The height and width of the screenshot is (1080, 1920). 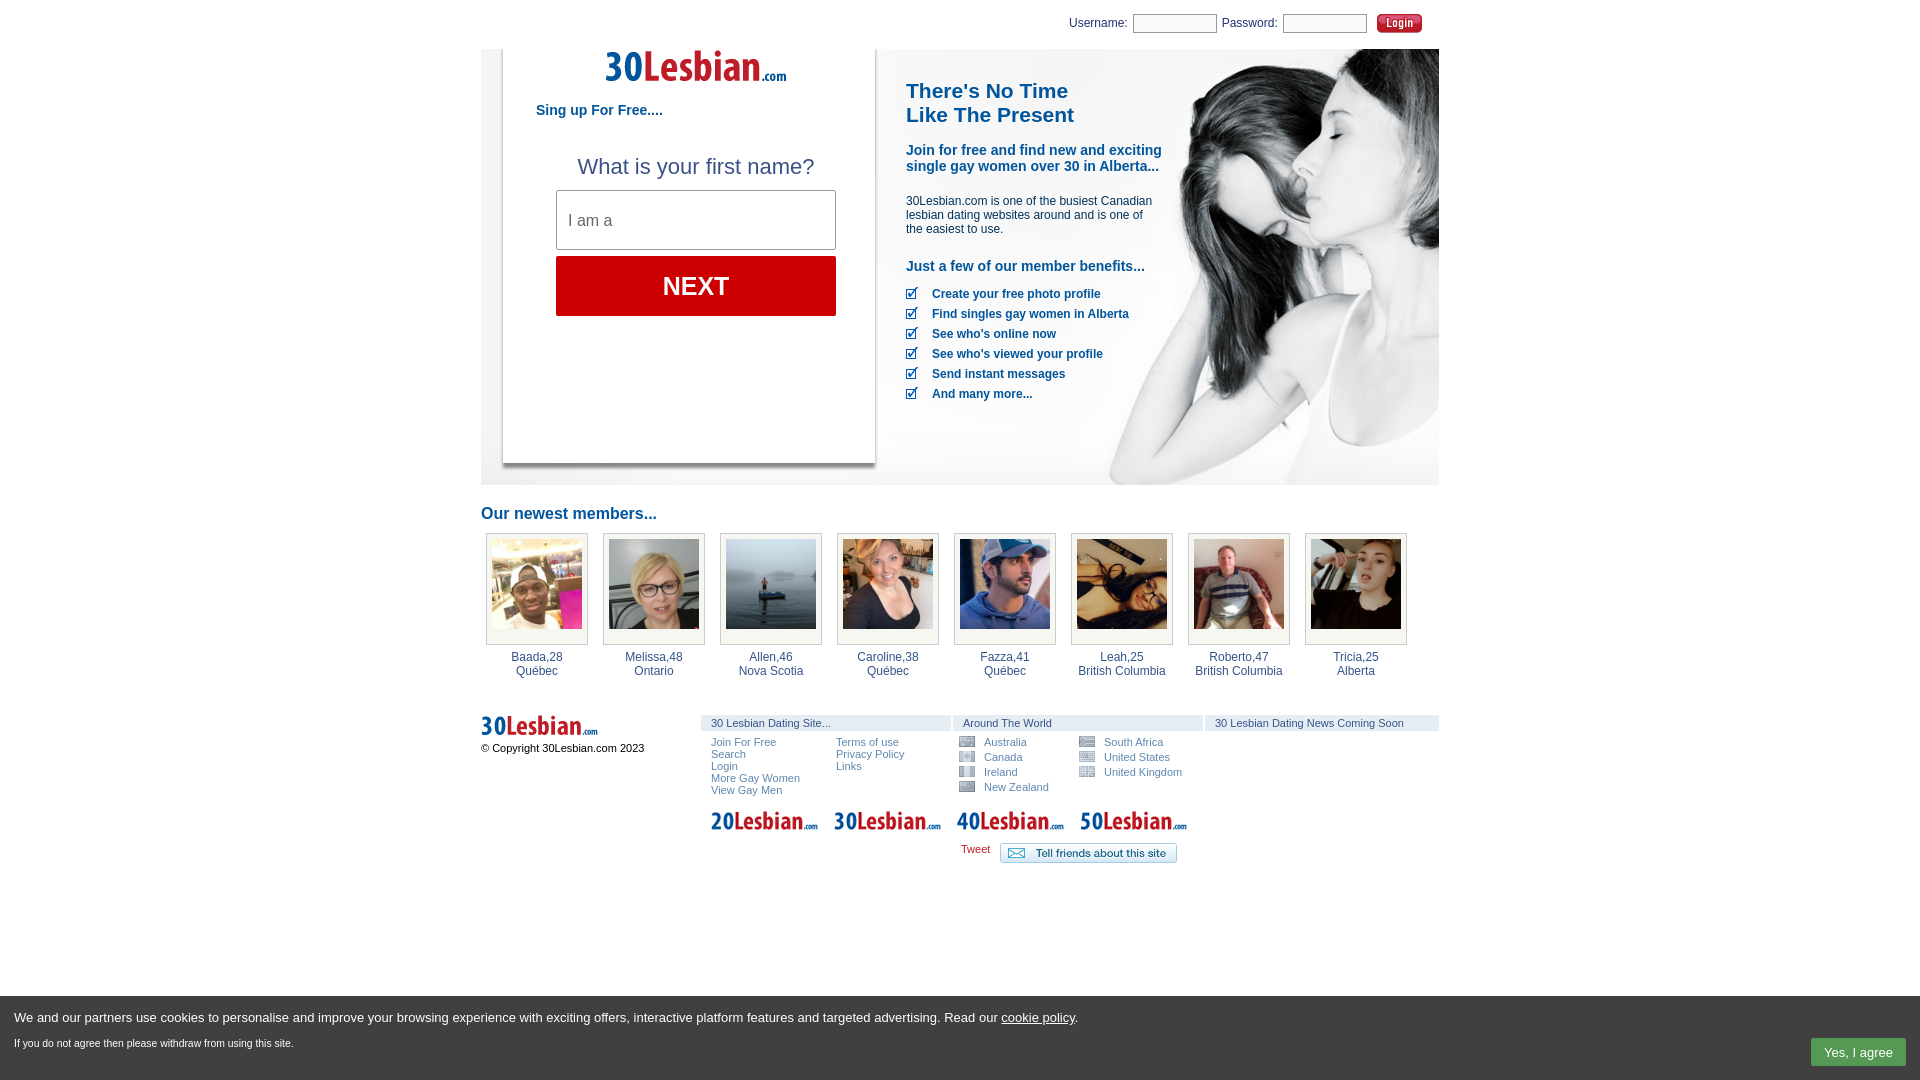 What do you see at coordinates (867, 741) in the screenshot?
I see `'Terms of use'` at bounding box center [867, 741].